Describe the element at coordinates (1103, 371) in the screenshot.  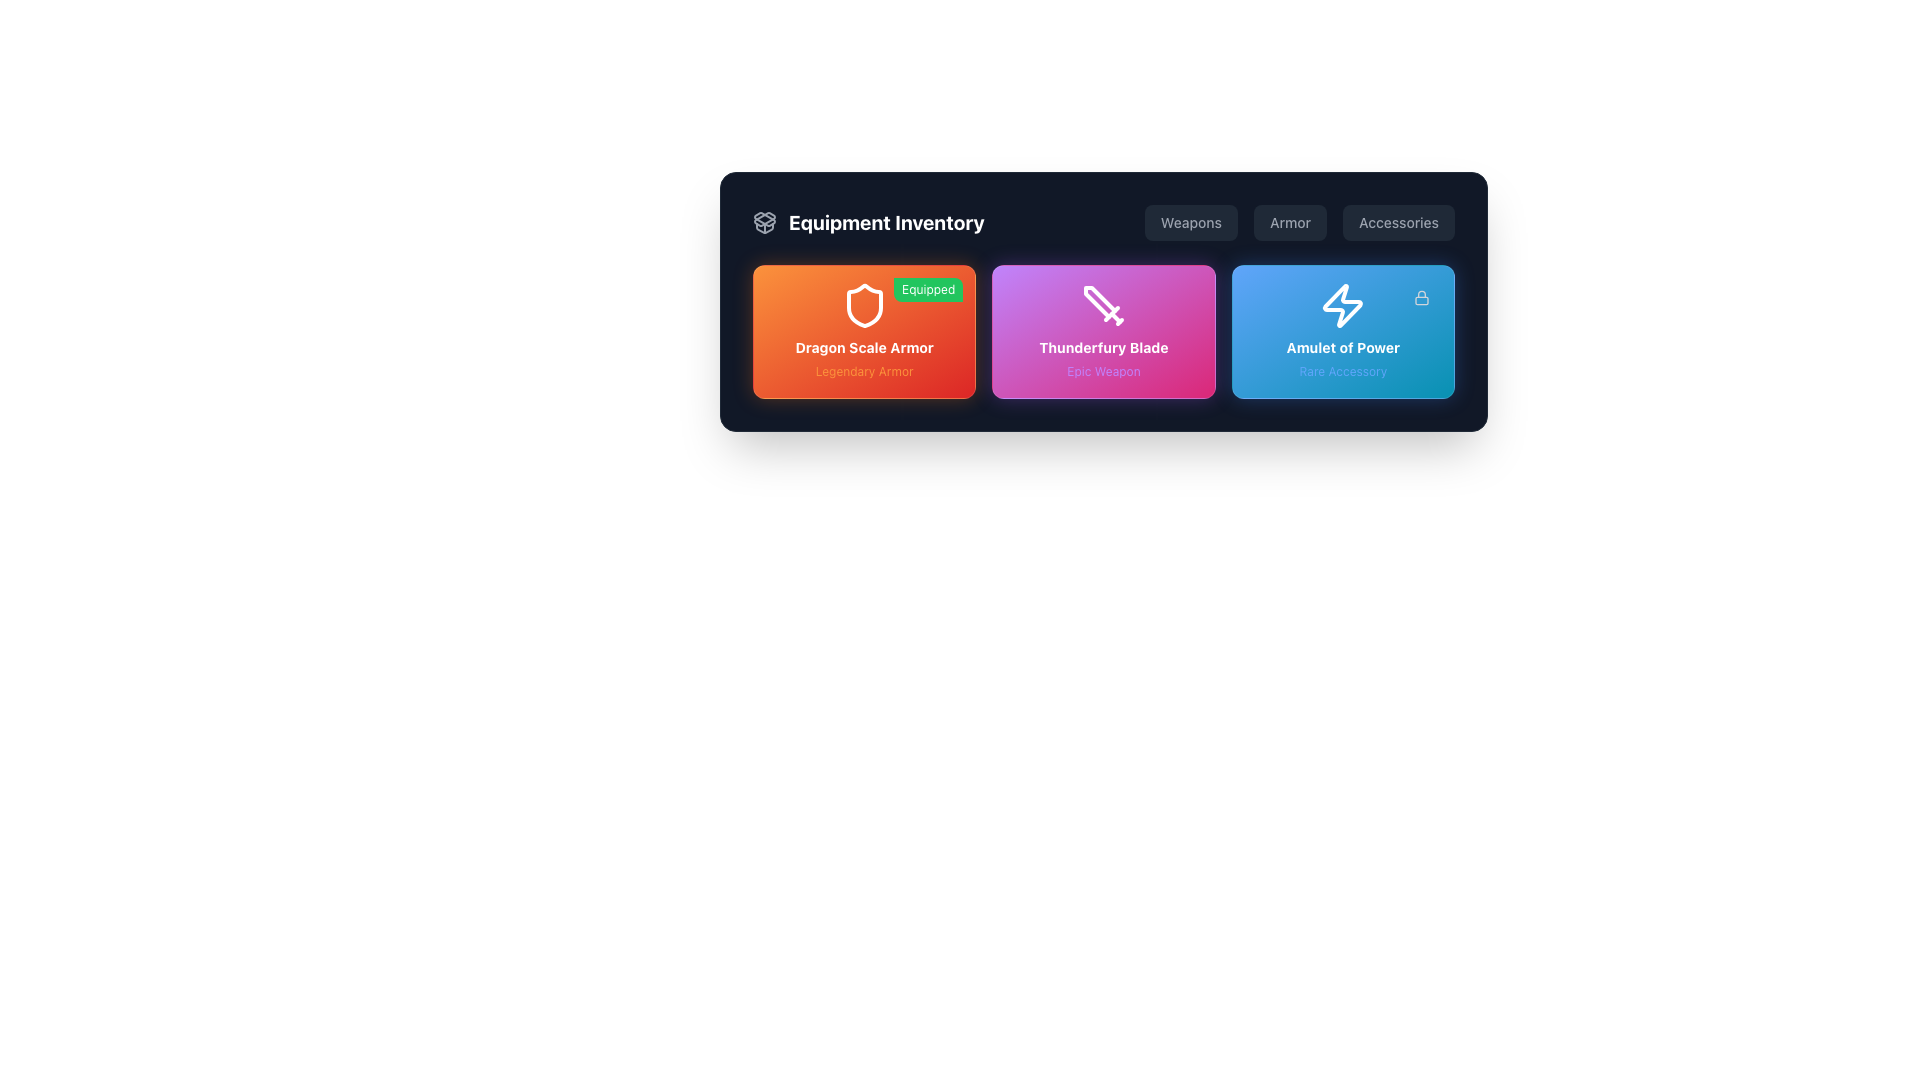
I see `the descriptive label that provides additional information about the 'Thunderfury Blade', which is categorized as an 'Epic Weapon'` at that location.